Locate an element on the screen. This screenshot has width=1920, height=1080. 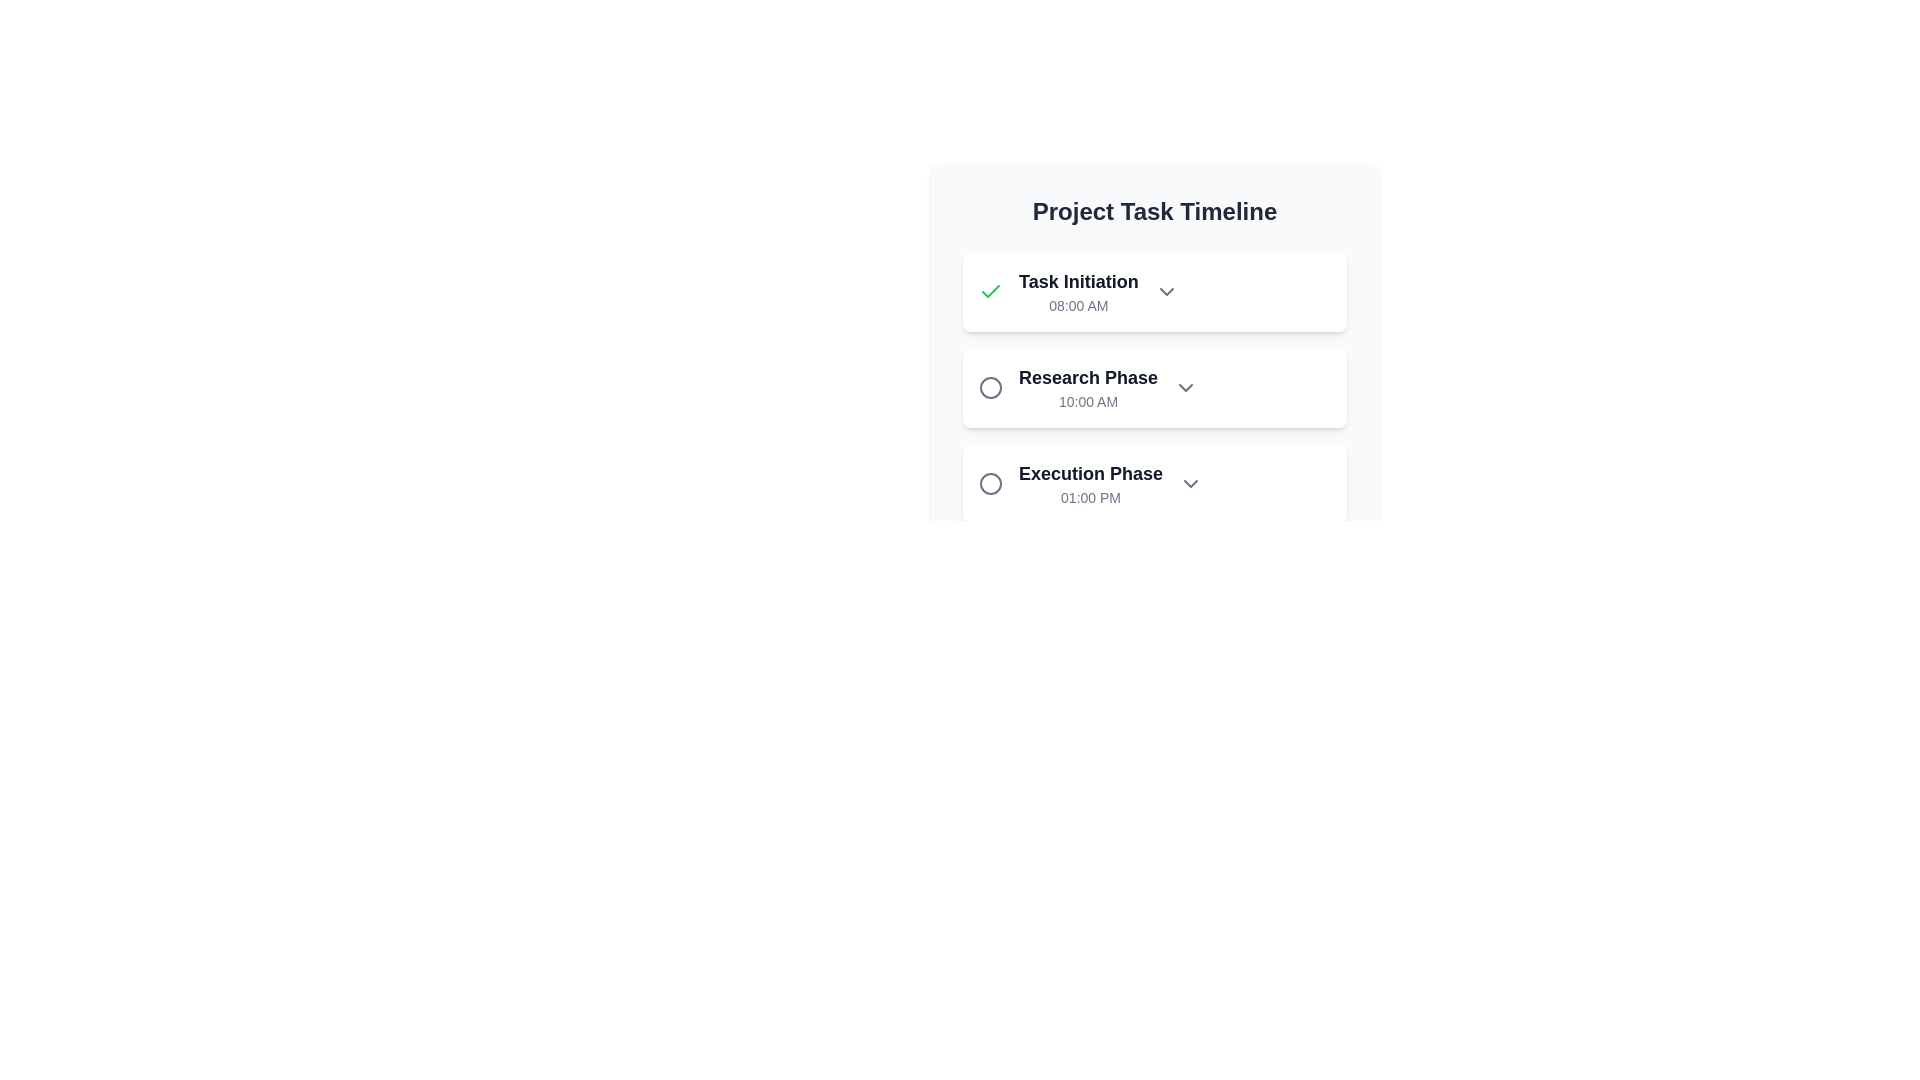
the text label that serves as a heading for the 'Execution Phase' in the project timeline, which is located between the 'Research Phase' and subsequent items is located at coordinates (1089, 474).